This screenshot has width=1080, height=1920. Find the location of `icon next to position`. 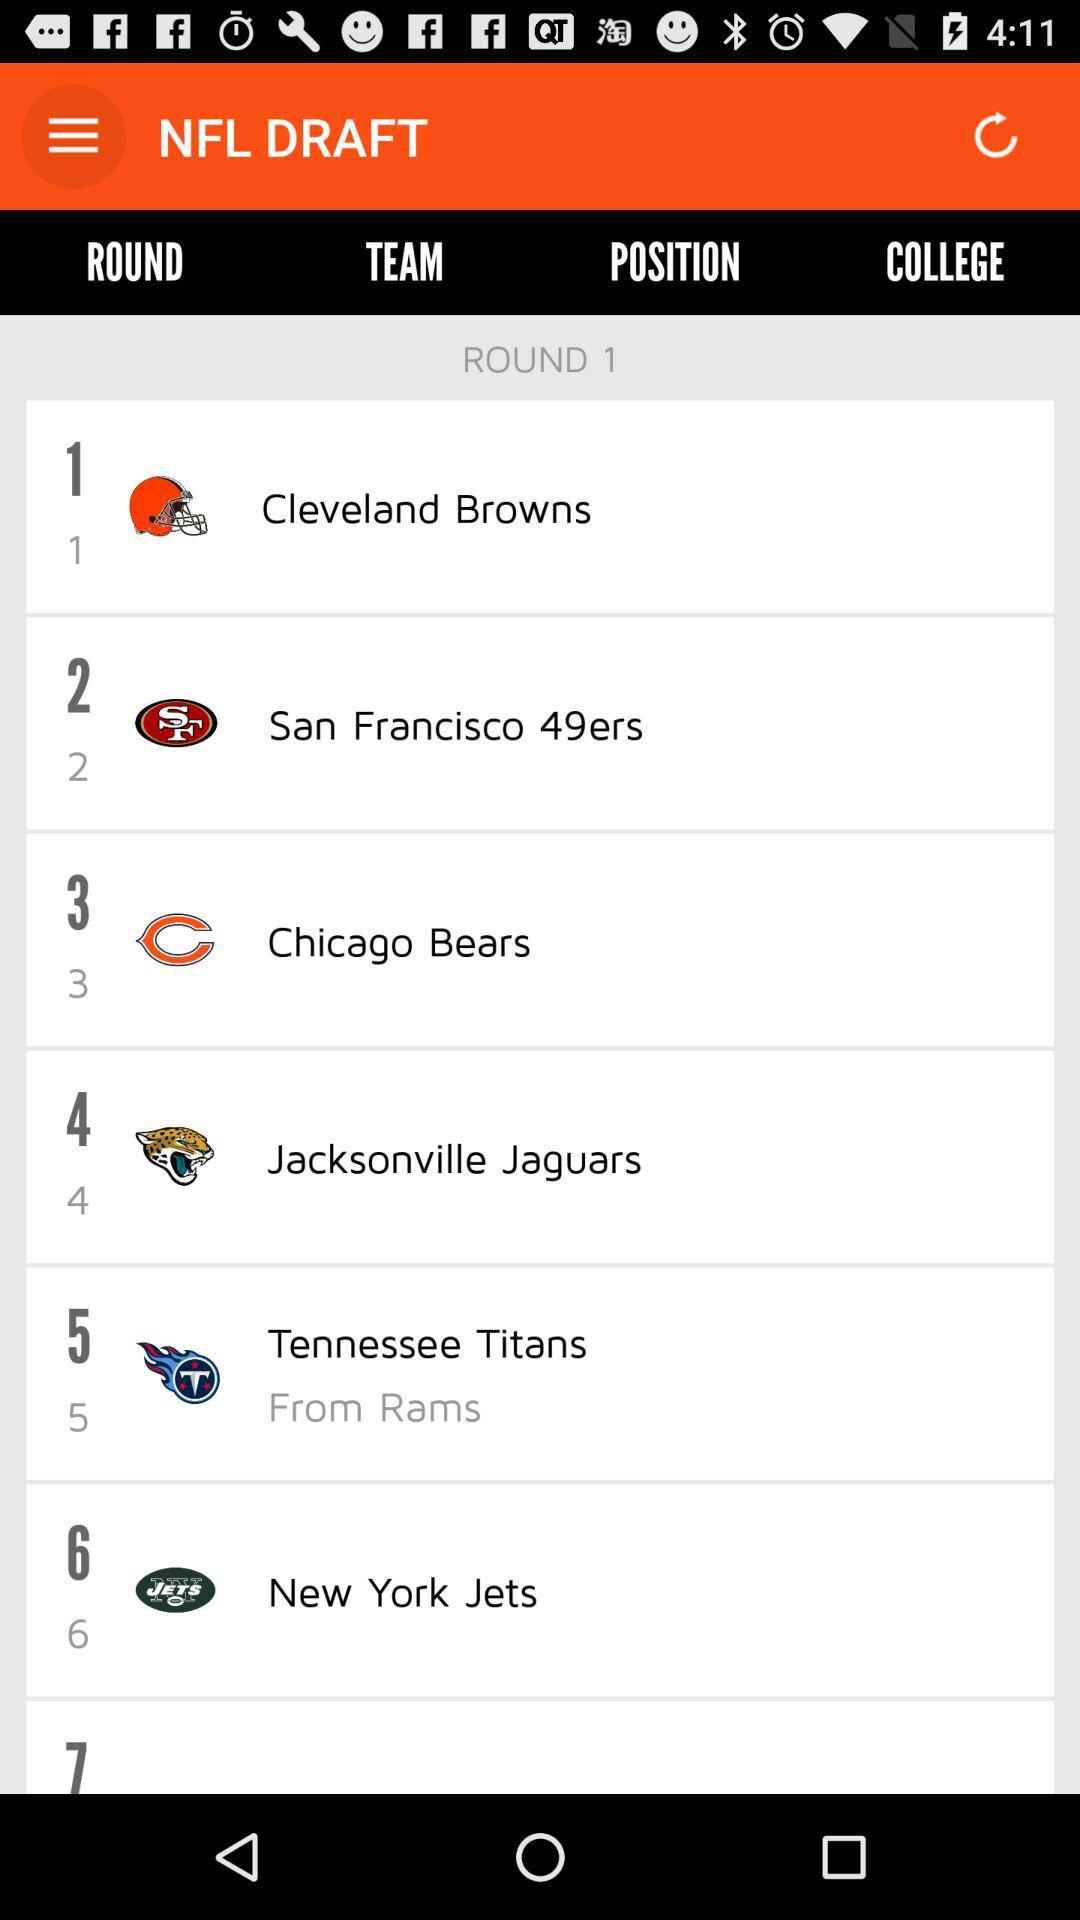

icon next to position is located at coordinates (405, 261).